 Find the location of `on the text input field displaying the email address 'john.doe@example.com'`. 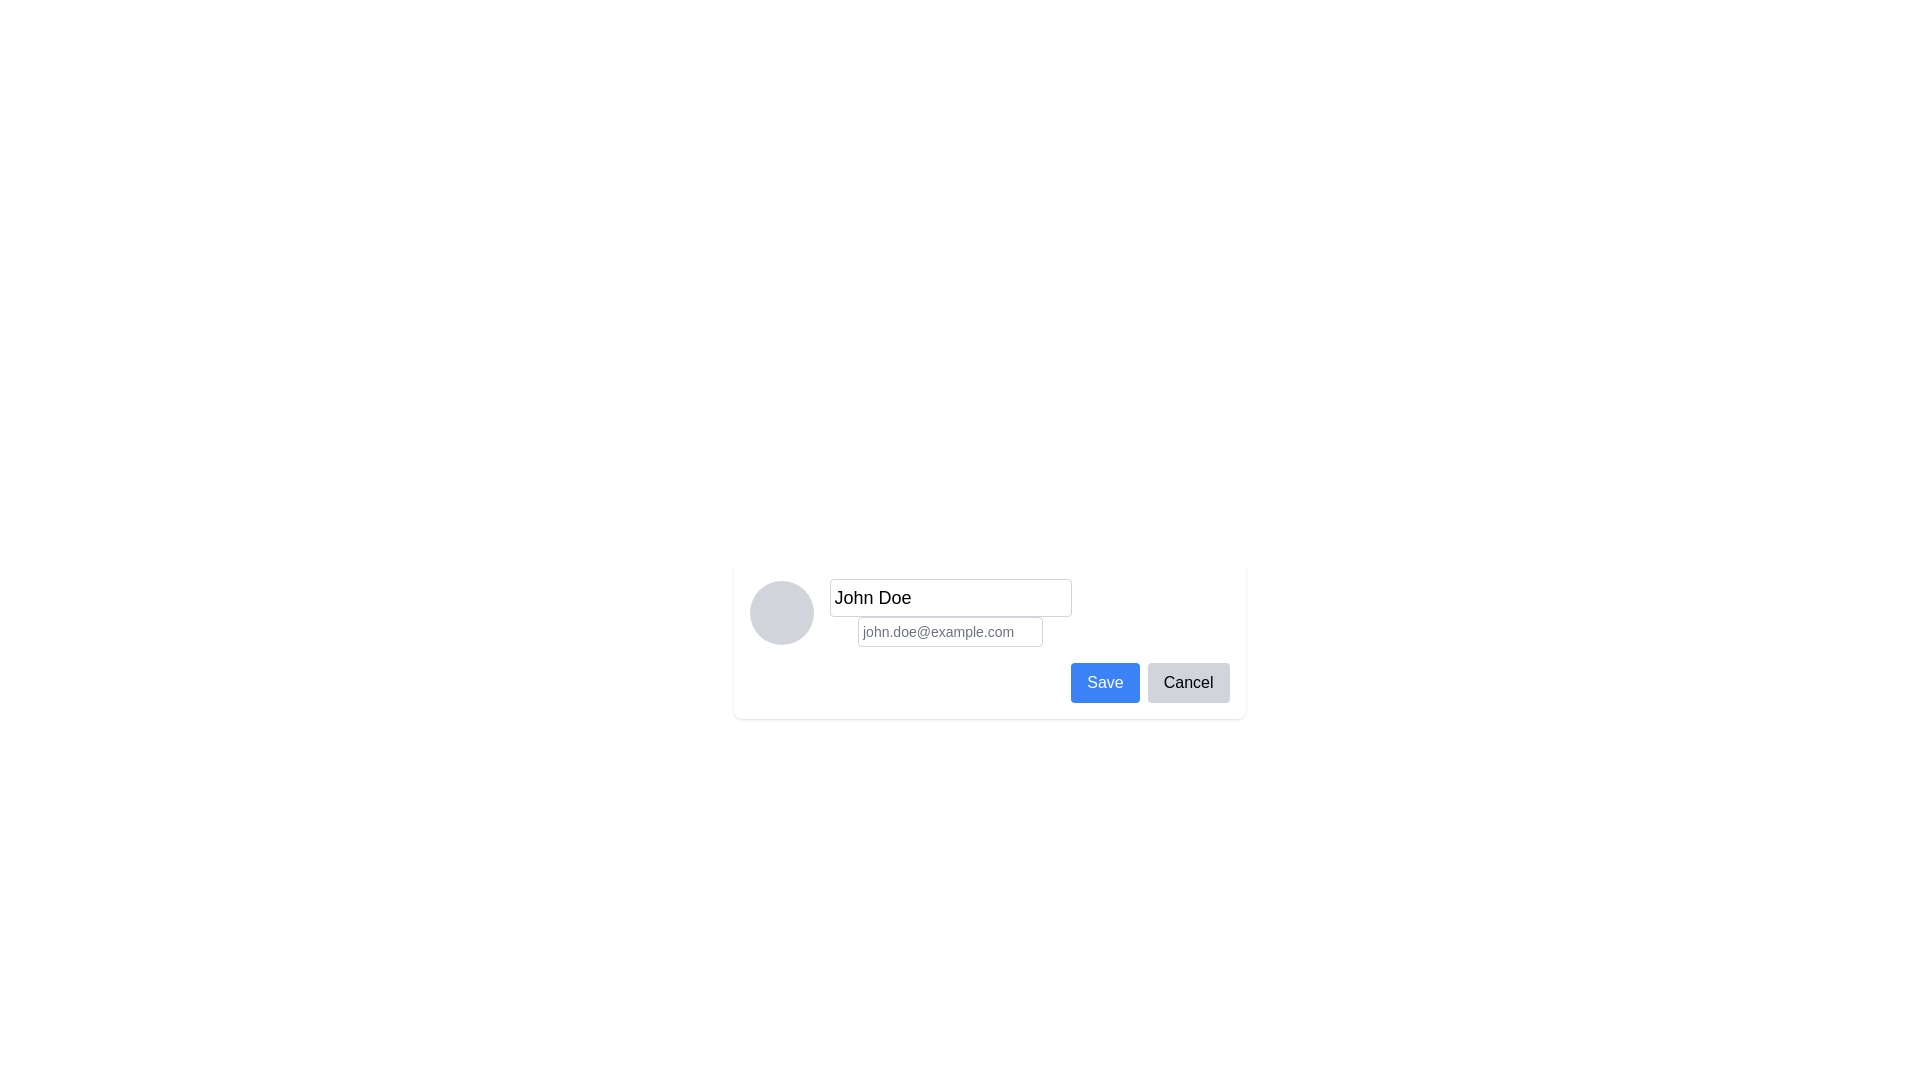

on the text input field displaying the email address 'john.doe@example.com' is located at coordinates (949, 632).